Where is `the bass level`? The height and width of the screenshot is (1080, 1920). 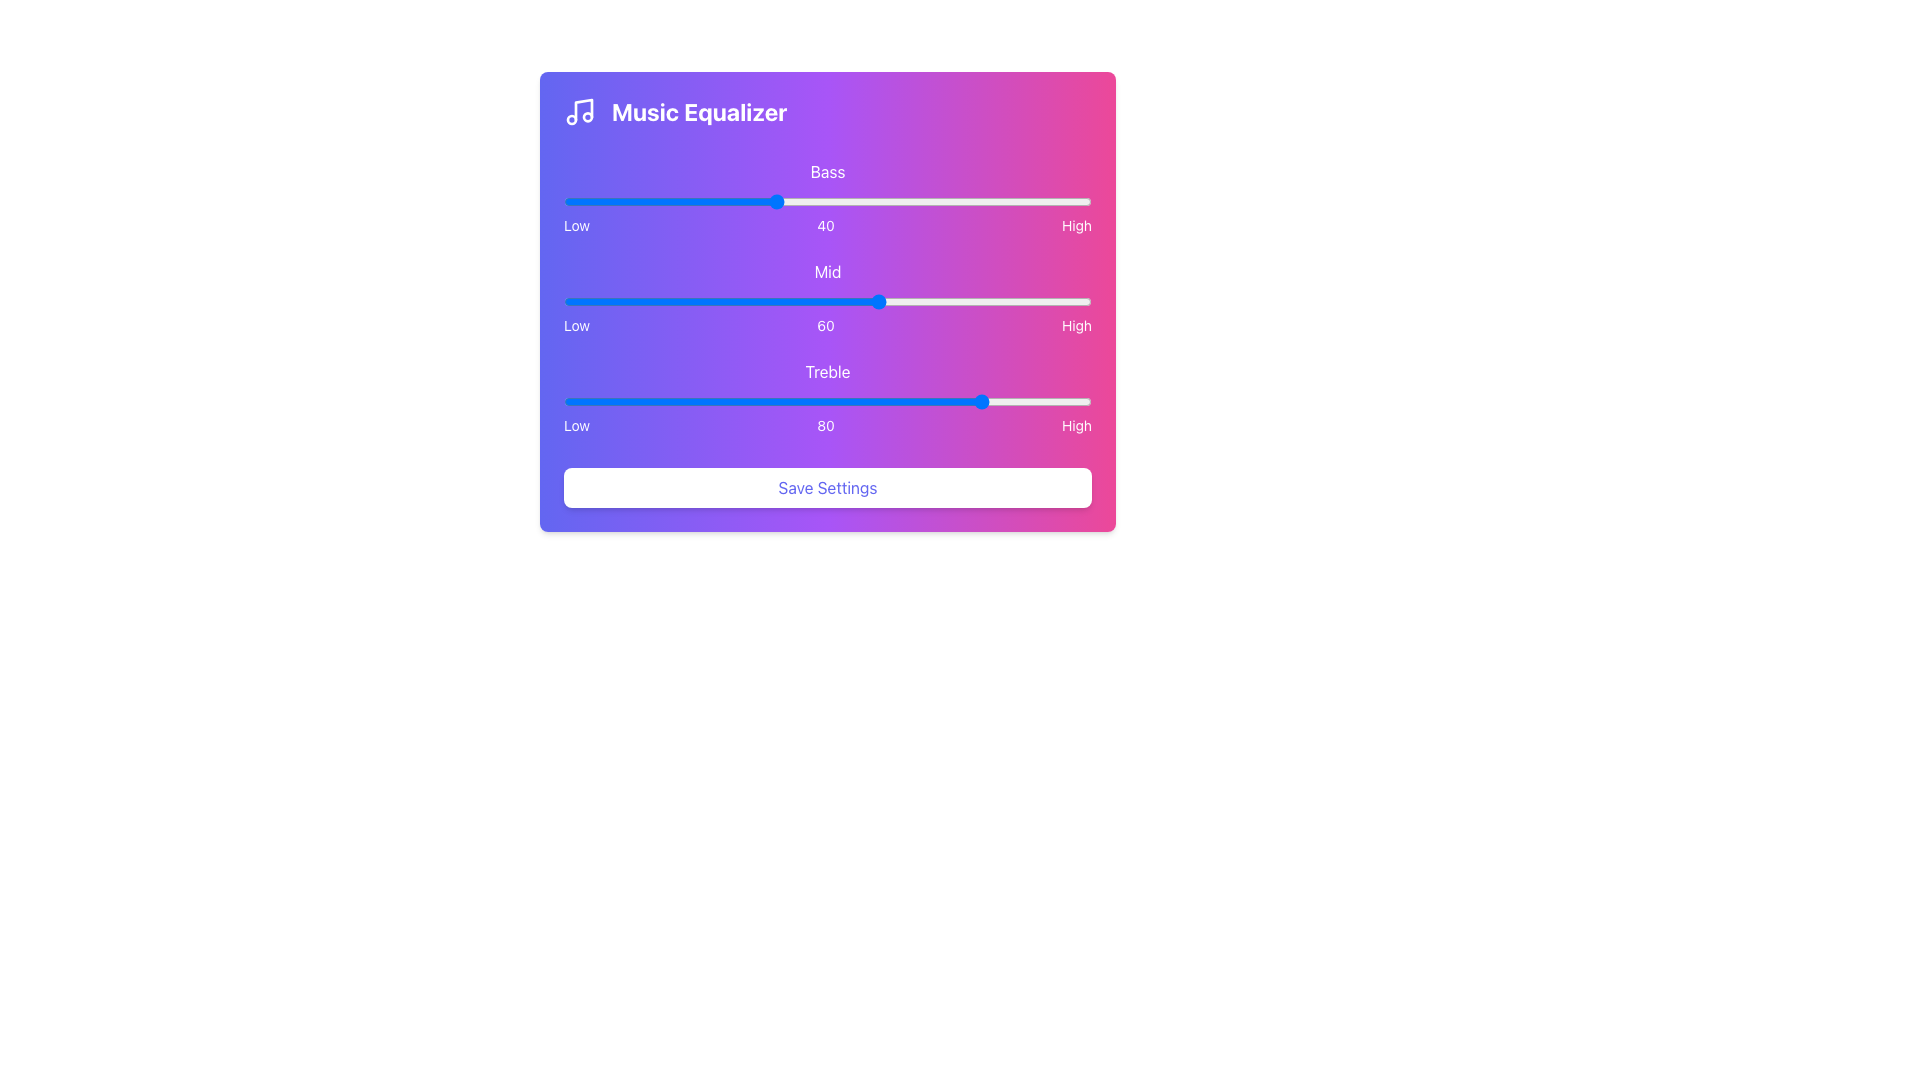
the bass level is located at coordinates (1069, 201).